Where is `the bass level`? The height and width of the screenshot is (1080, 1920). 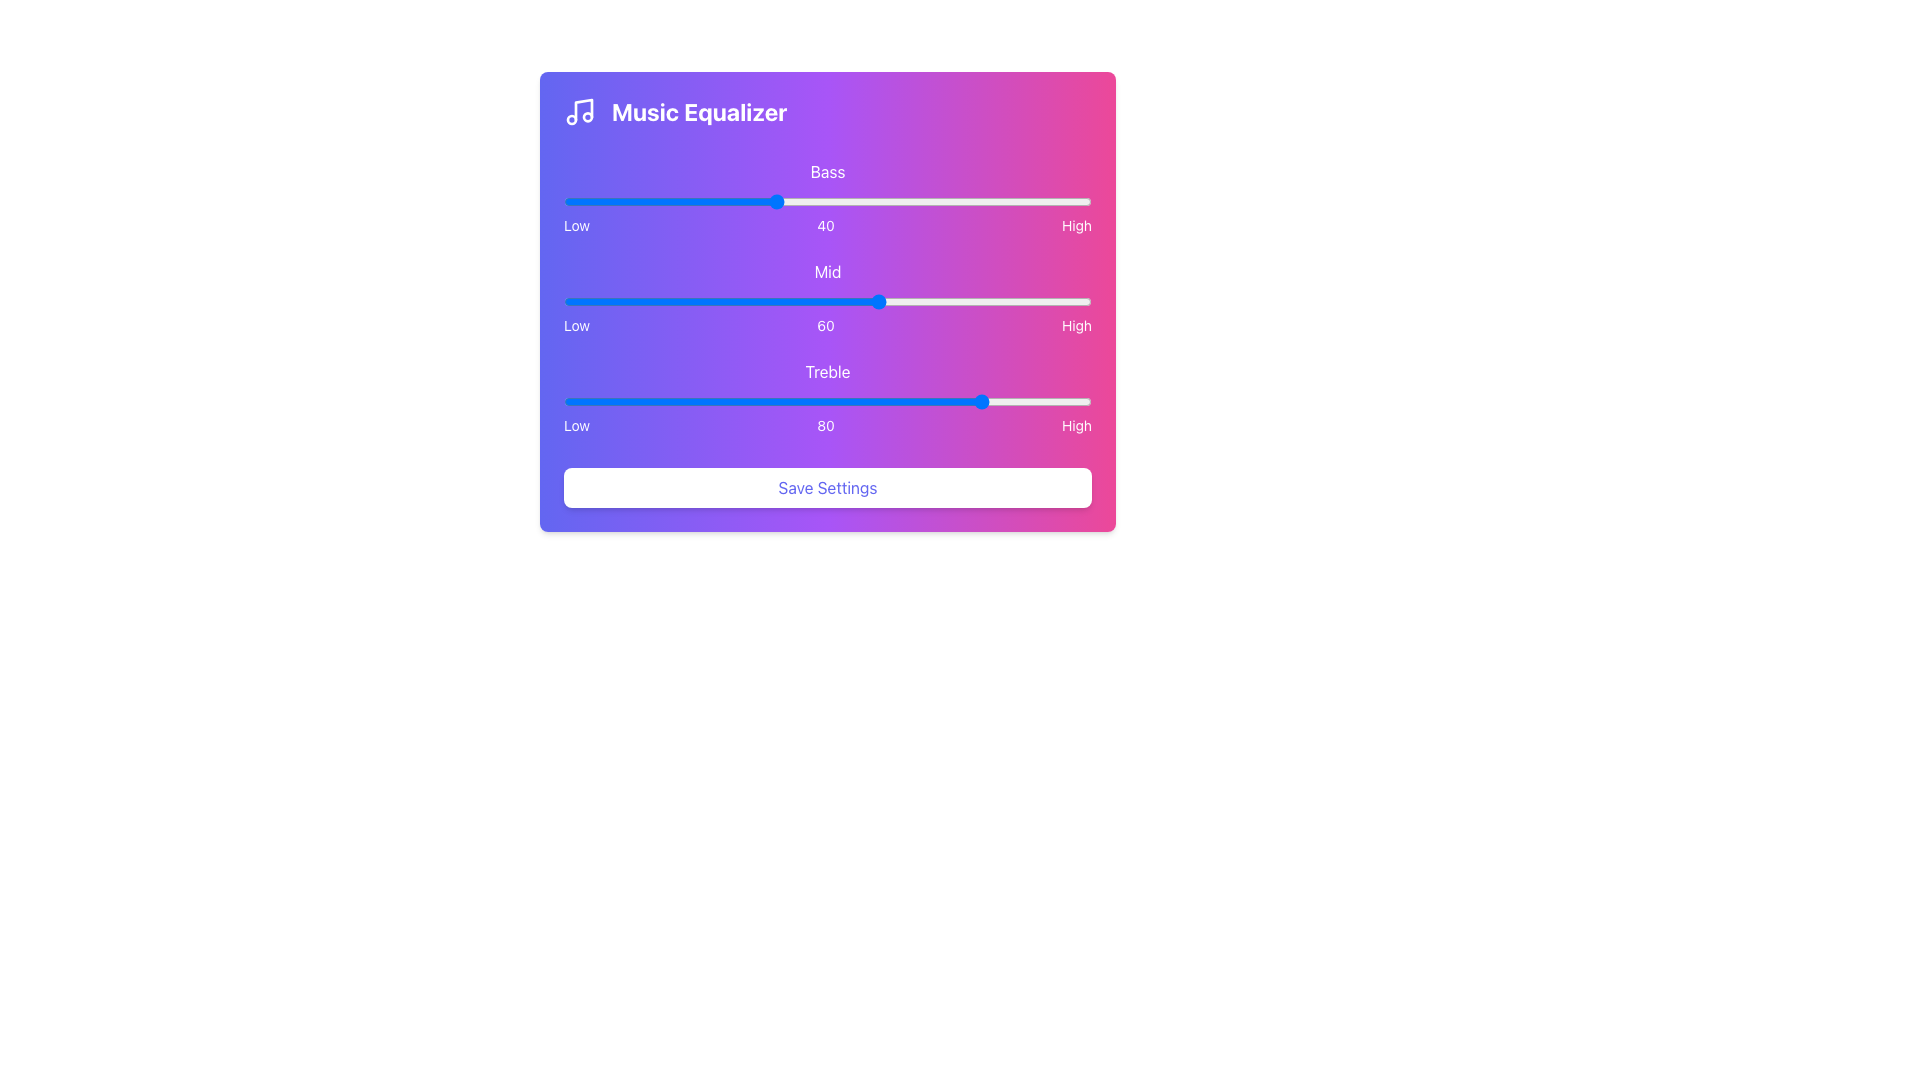
the bass level is located at coordinates (1069, 201).